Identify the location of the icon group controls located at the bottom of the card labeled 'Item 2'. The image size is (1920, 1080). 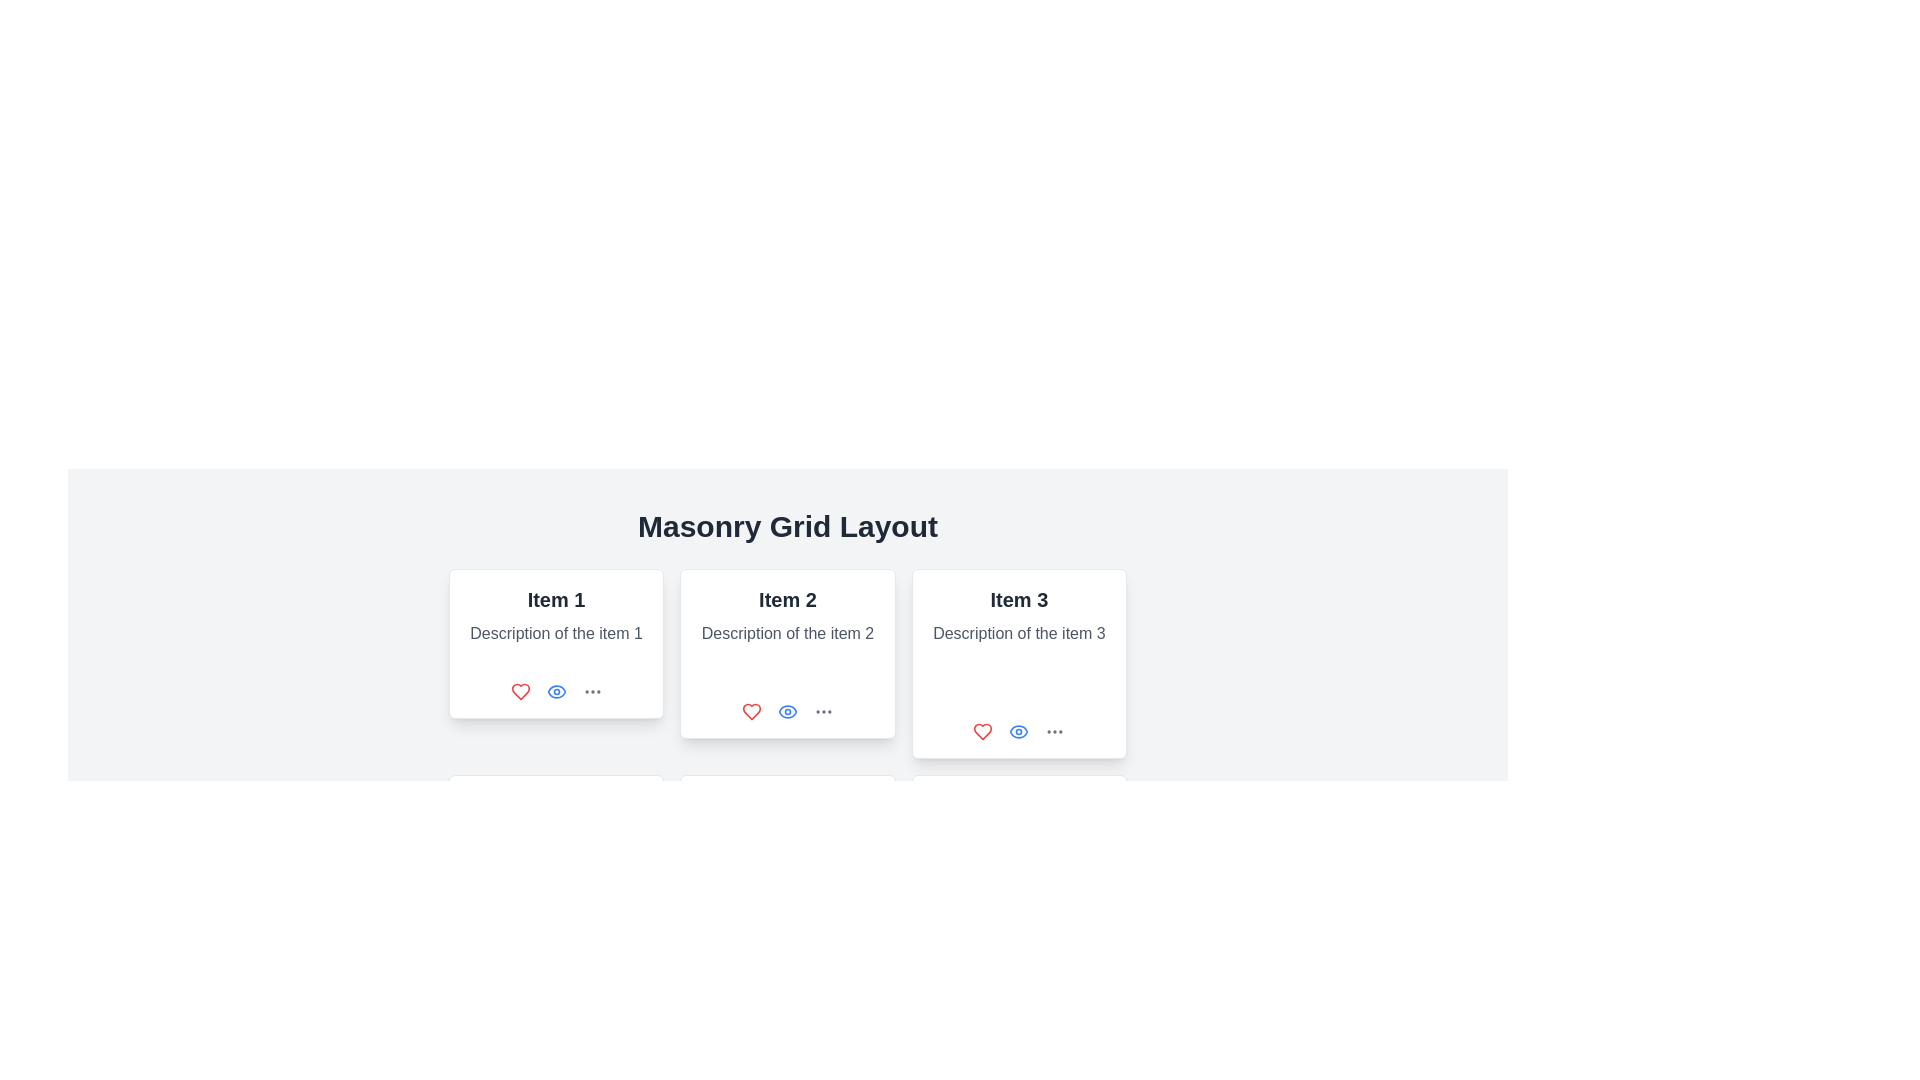
(786, 711).